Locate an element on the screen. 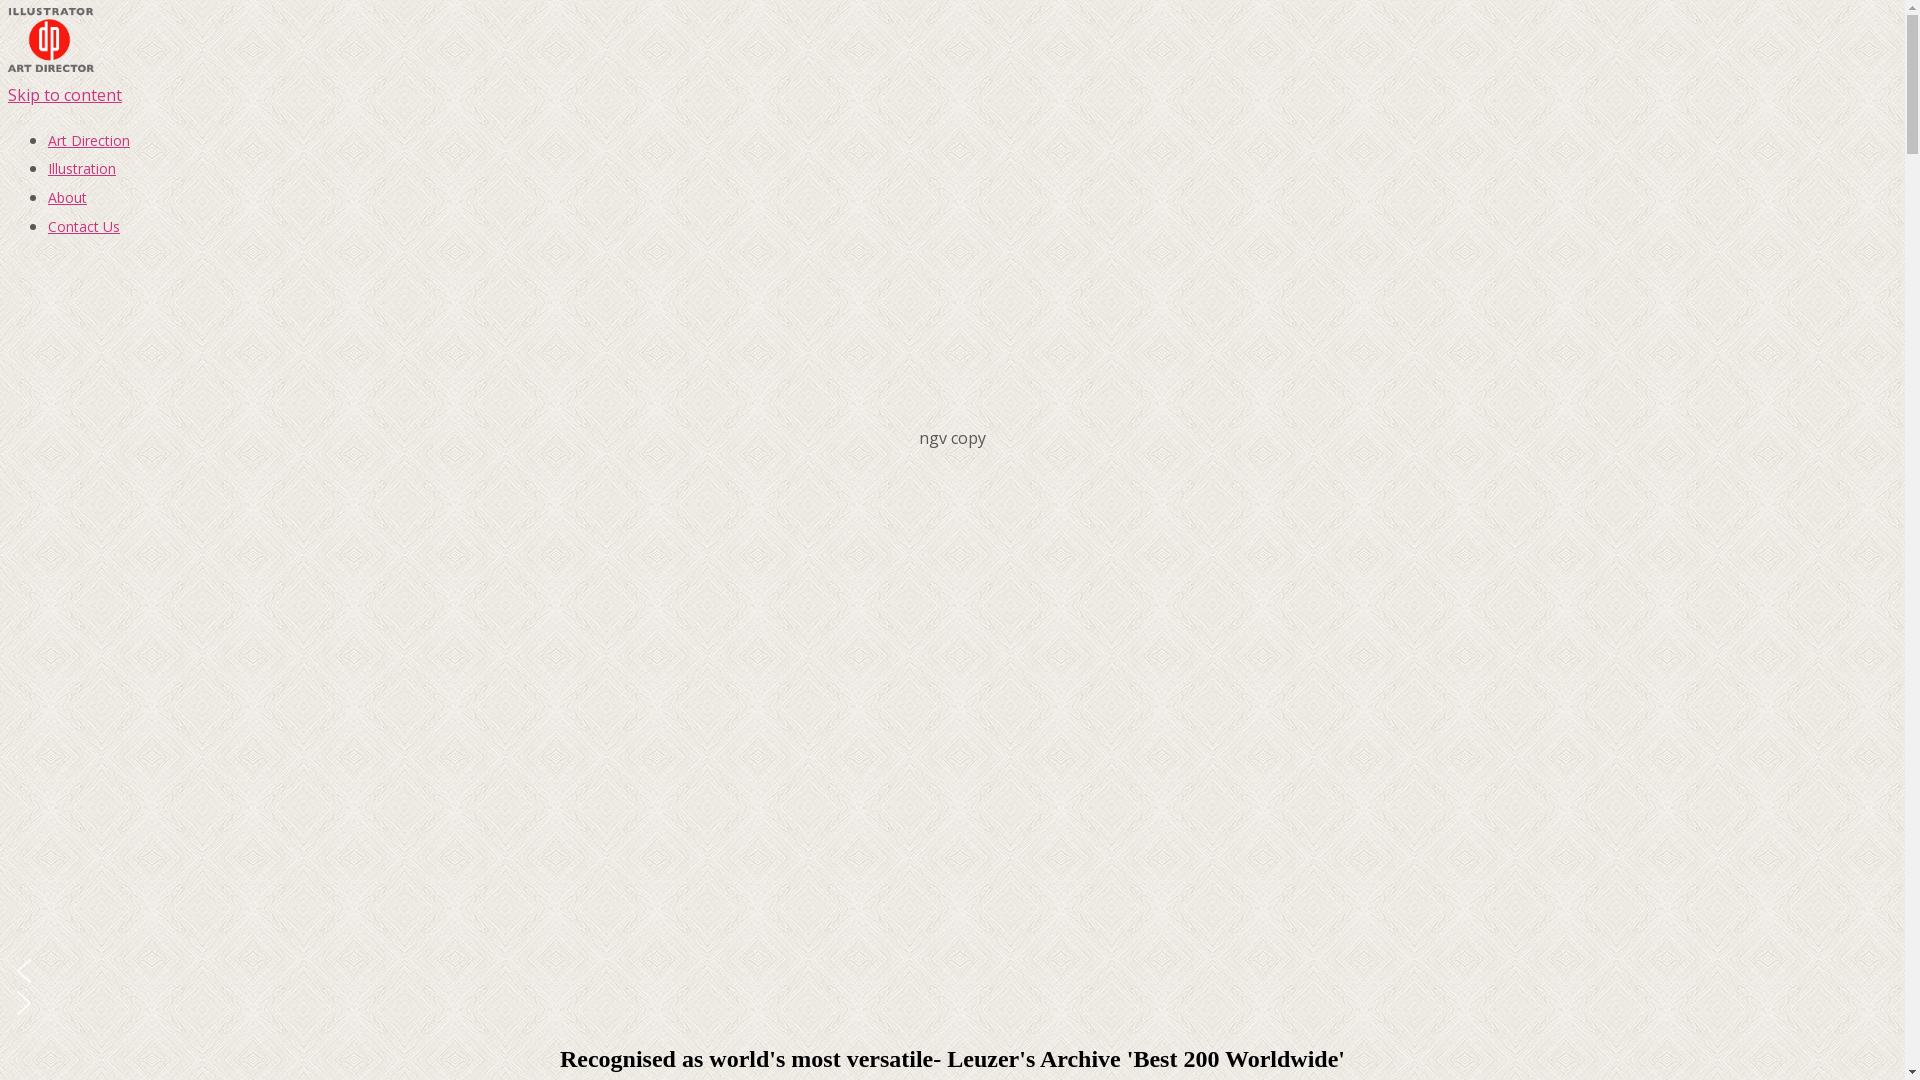 Image resolution: width=1920 pixels, height=1080 pixels. 'Illustration' is located at coordinates (48, 167).